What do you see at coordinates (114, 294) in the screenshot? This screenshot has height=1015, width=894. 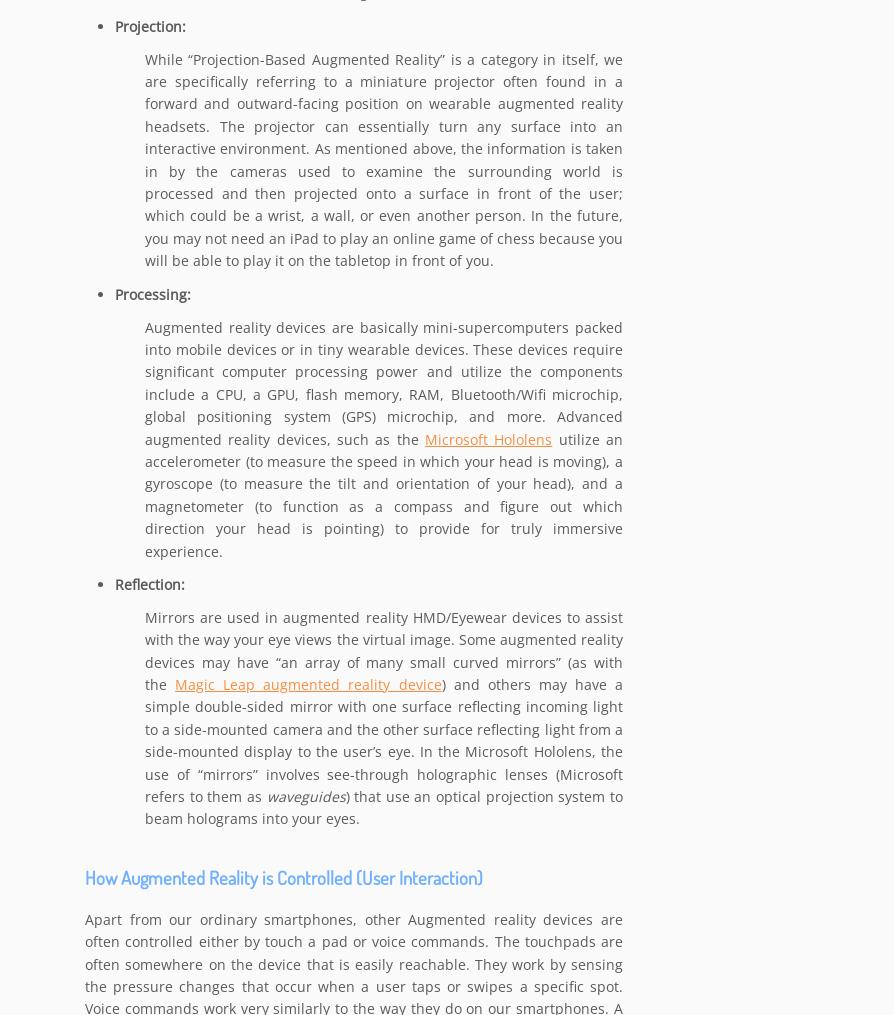 I see `'Processing:'` at bounding box center [114, 294].